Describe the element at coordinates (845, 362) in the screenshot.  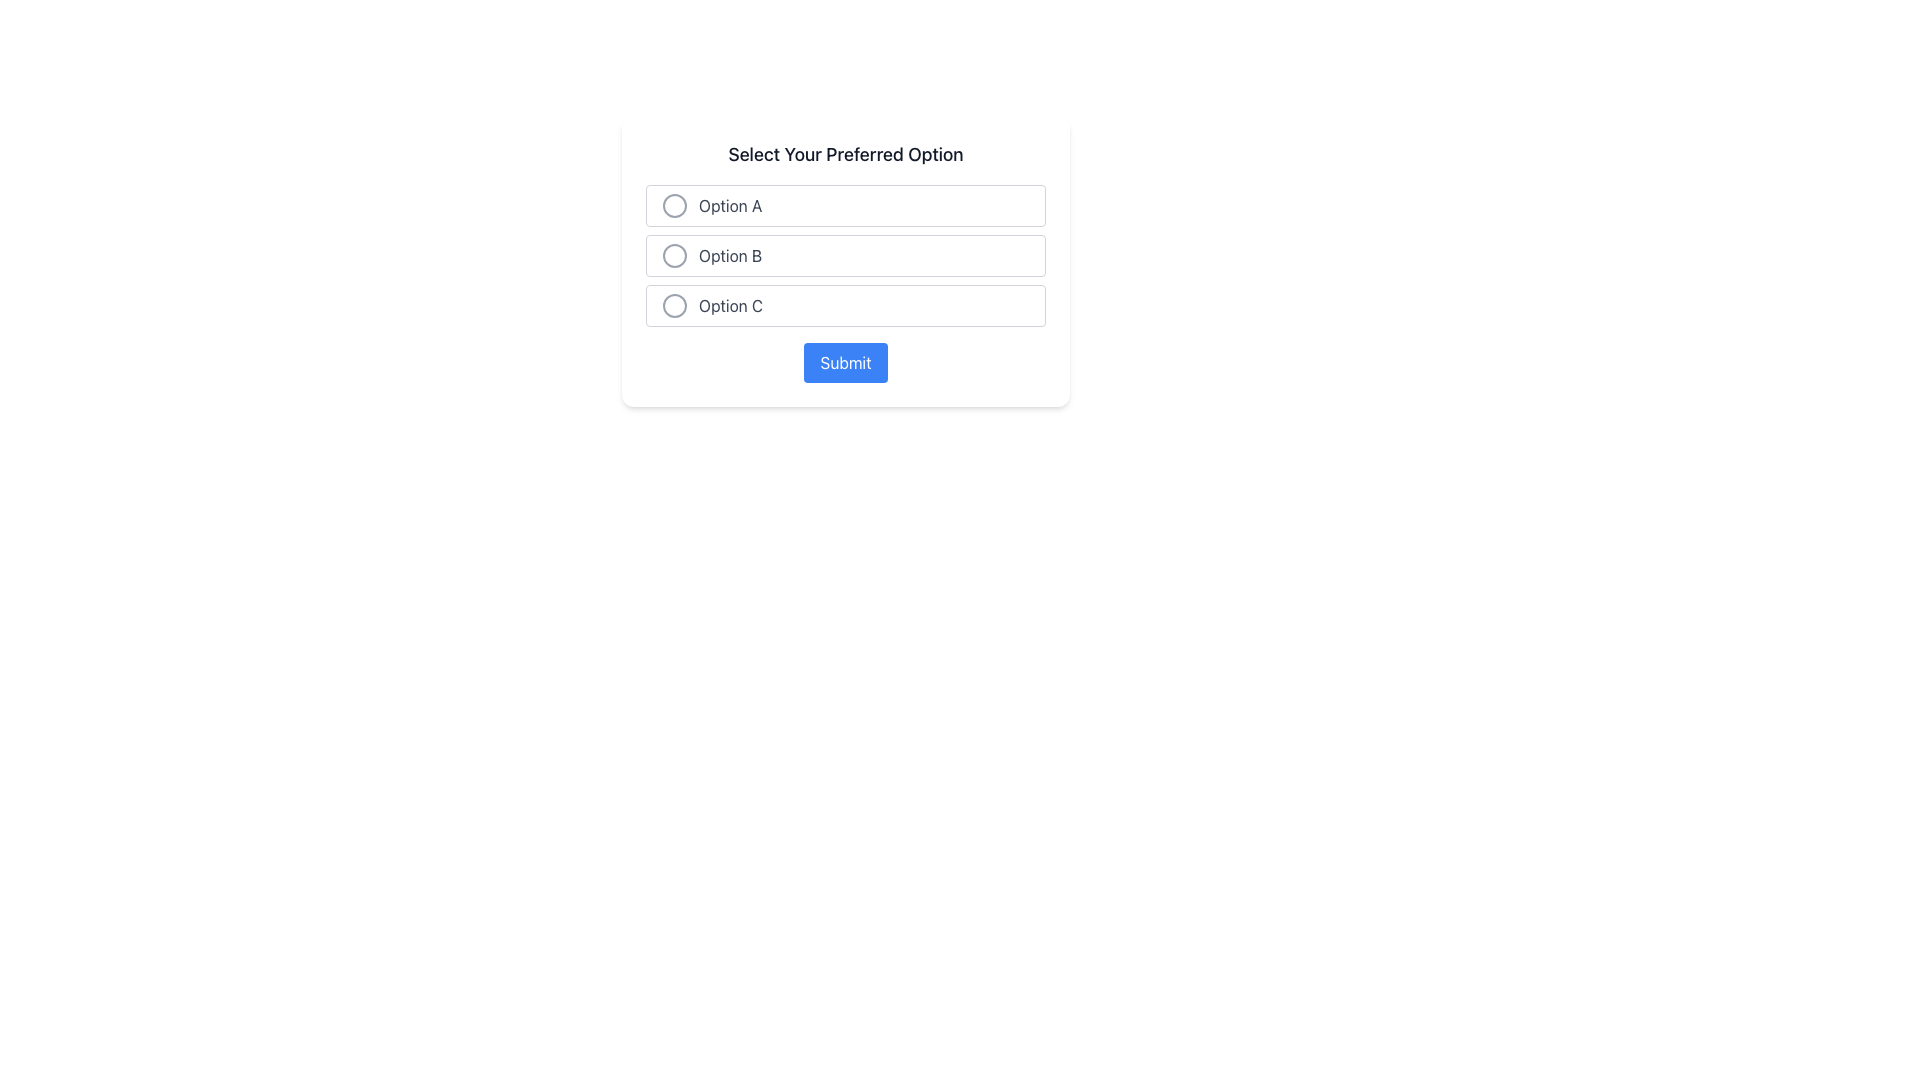
I see `the submission button located at the bottom of the form, centered beneath the options 'Option A', 'Option B', and 'Option C'` at that location.